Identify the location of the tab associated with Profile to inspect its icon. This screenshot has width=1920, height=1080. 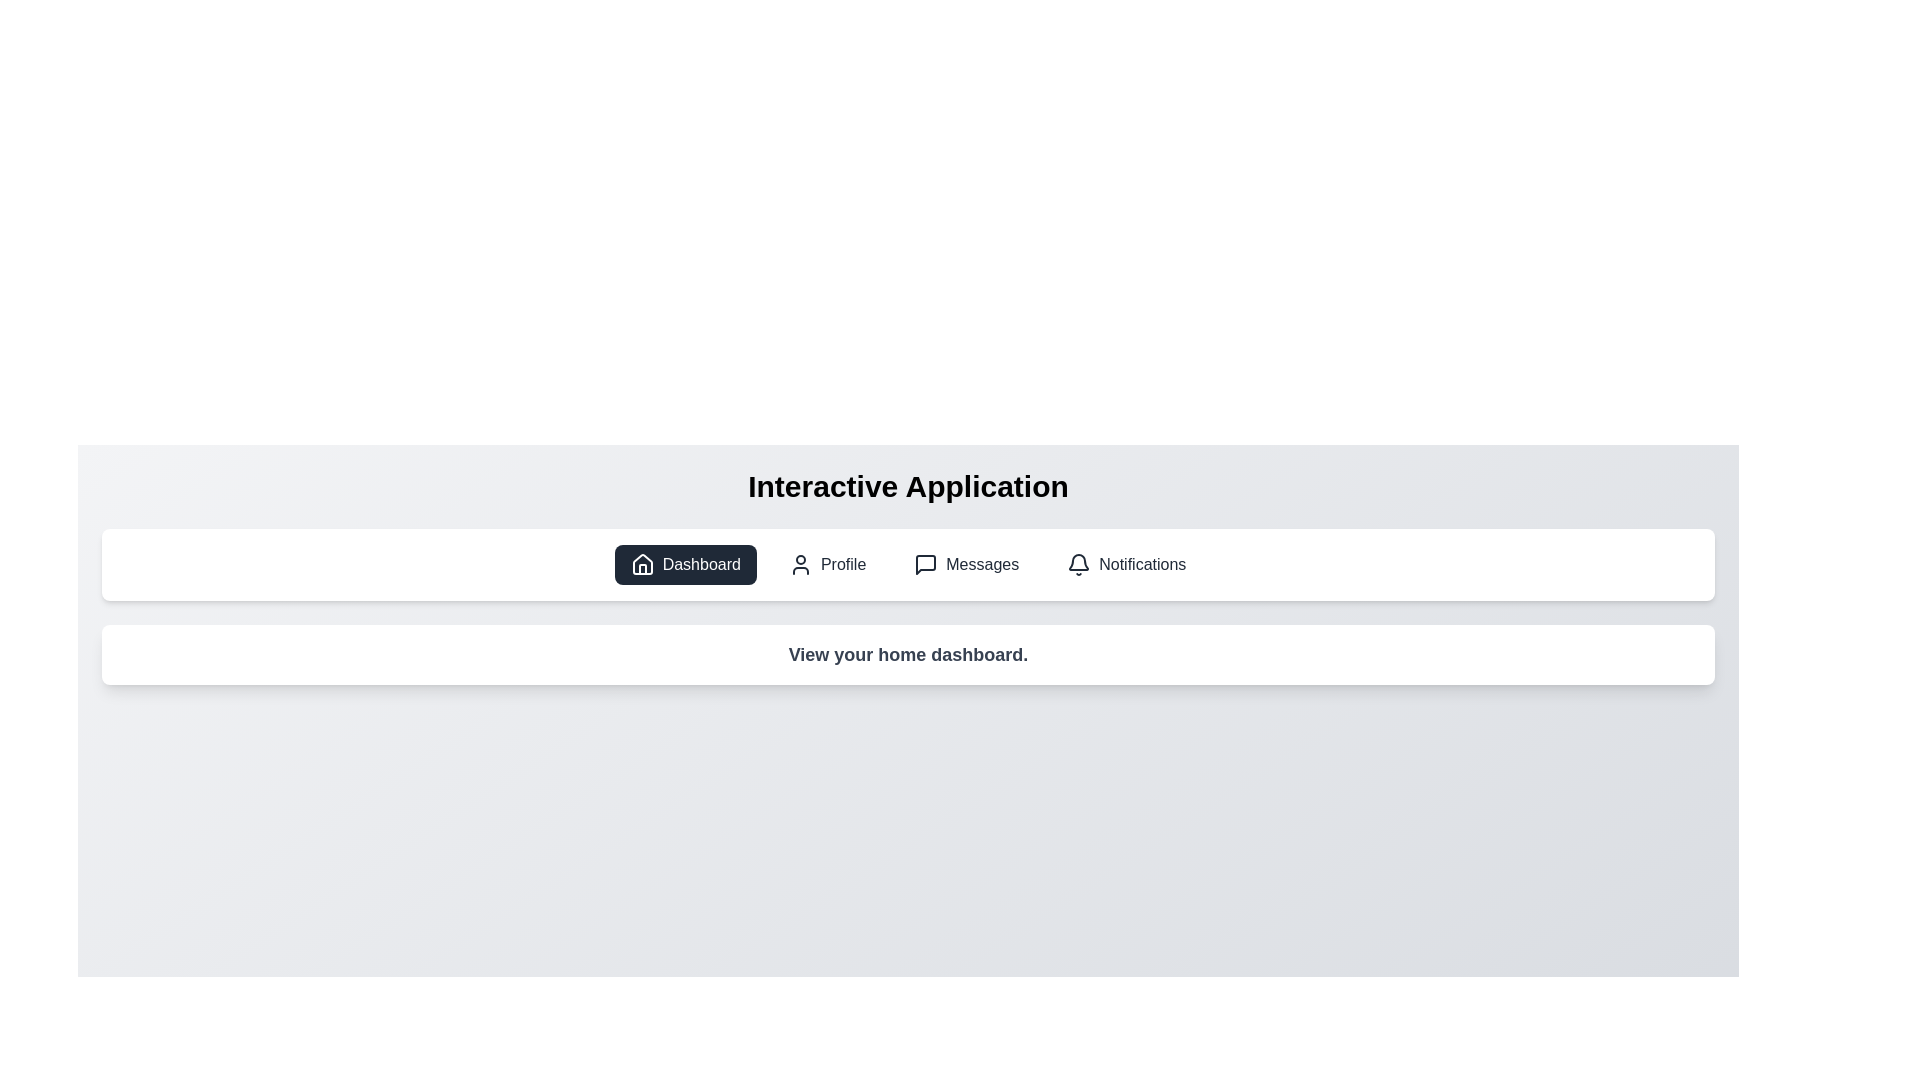
(827, 564).